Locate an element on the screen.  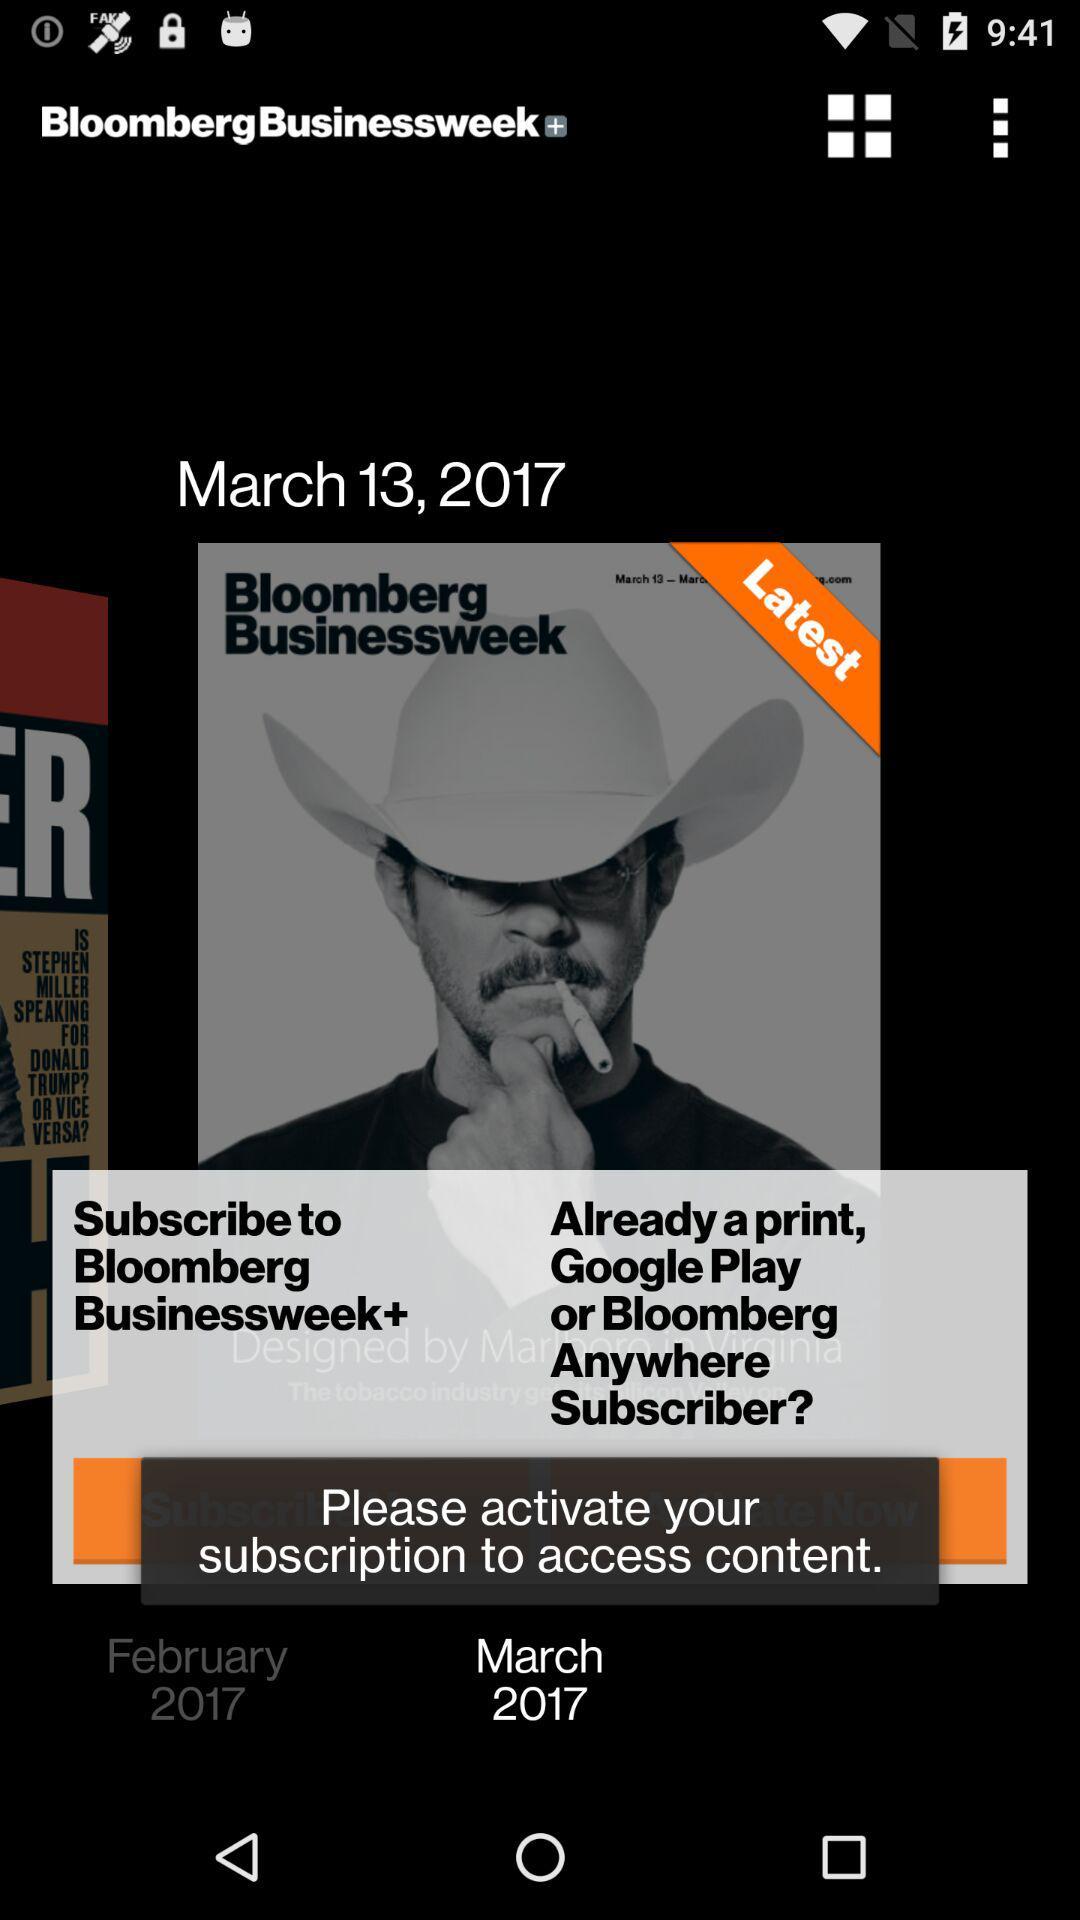
the icon next to the subscribe to bloomberg icon is located at coordinates (777, 1510).